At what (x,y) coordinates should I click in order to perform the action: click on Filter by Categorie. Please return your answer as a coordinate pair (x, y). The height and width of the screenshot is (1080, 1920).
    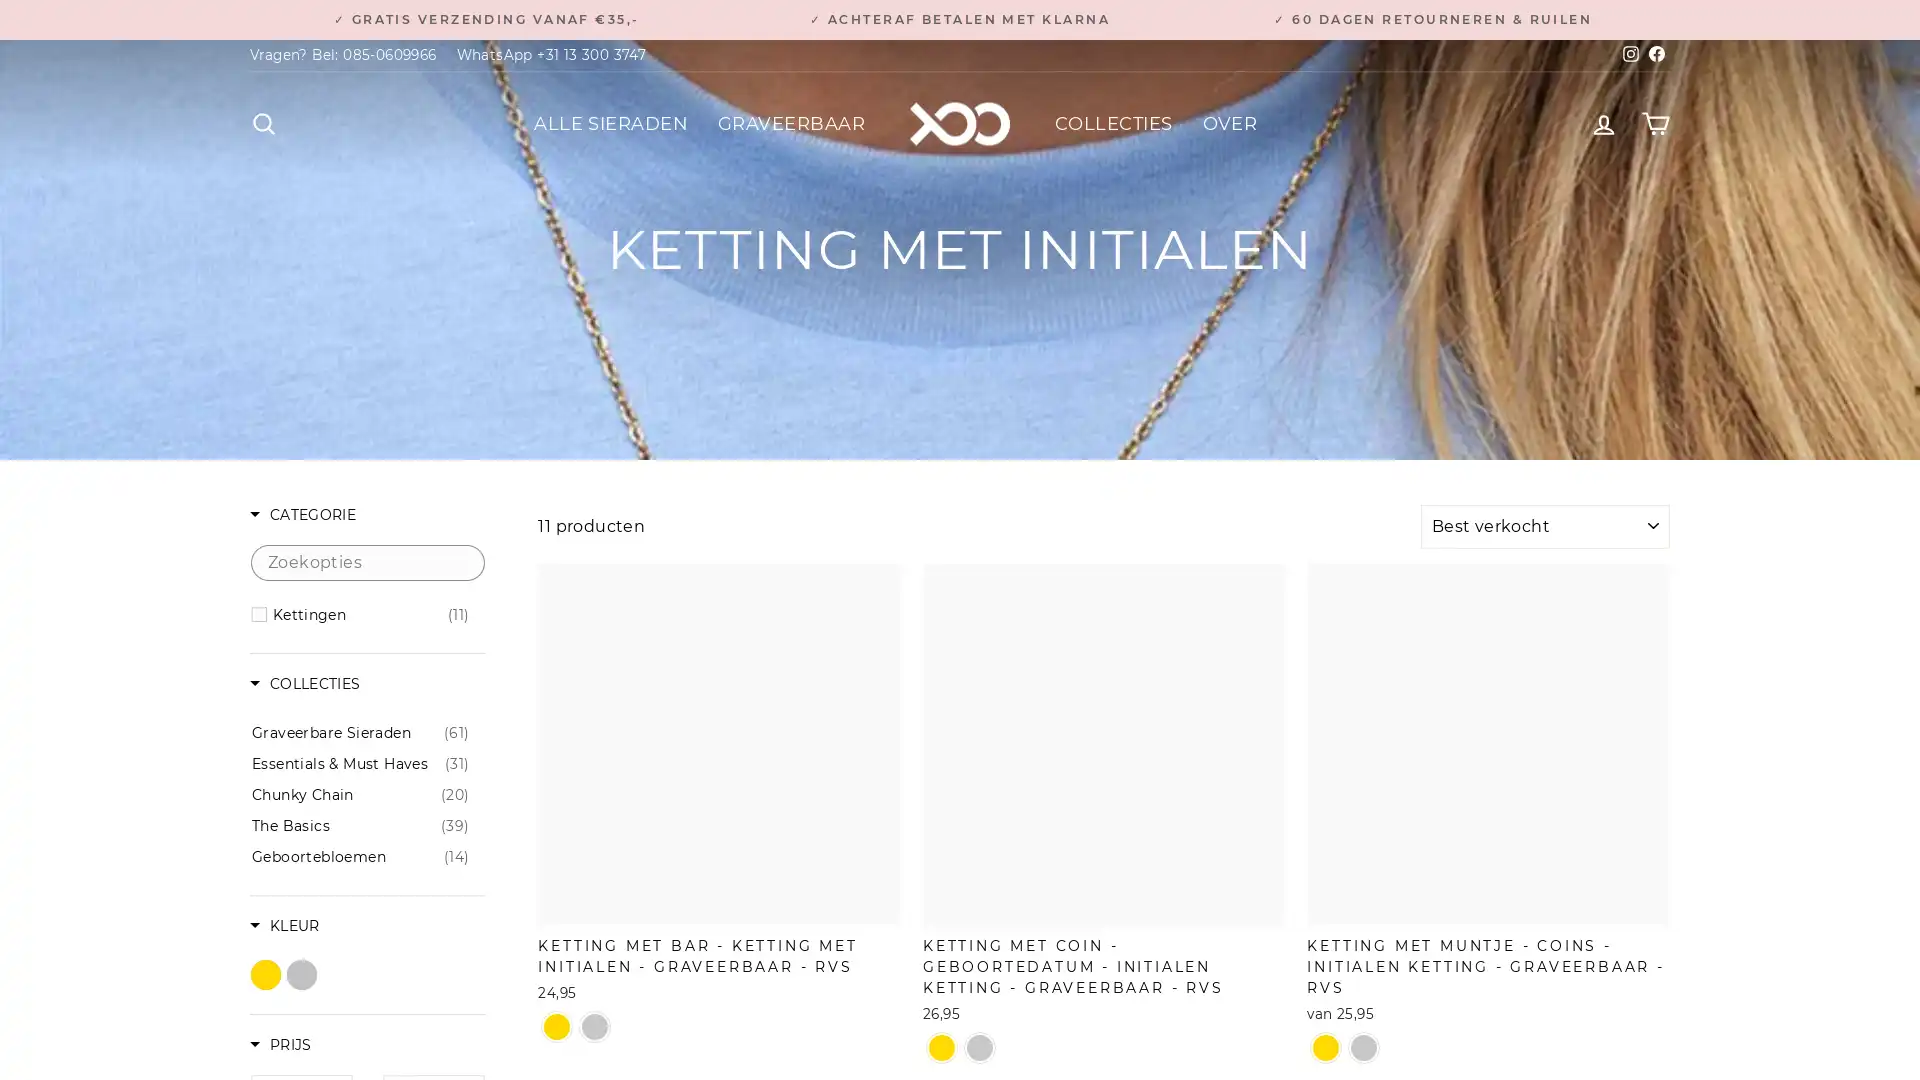
    Looking at the image, I should click on (301, 515).